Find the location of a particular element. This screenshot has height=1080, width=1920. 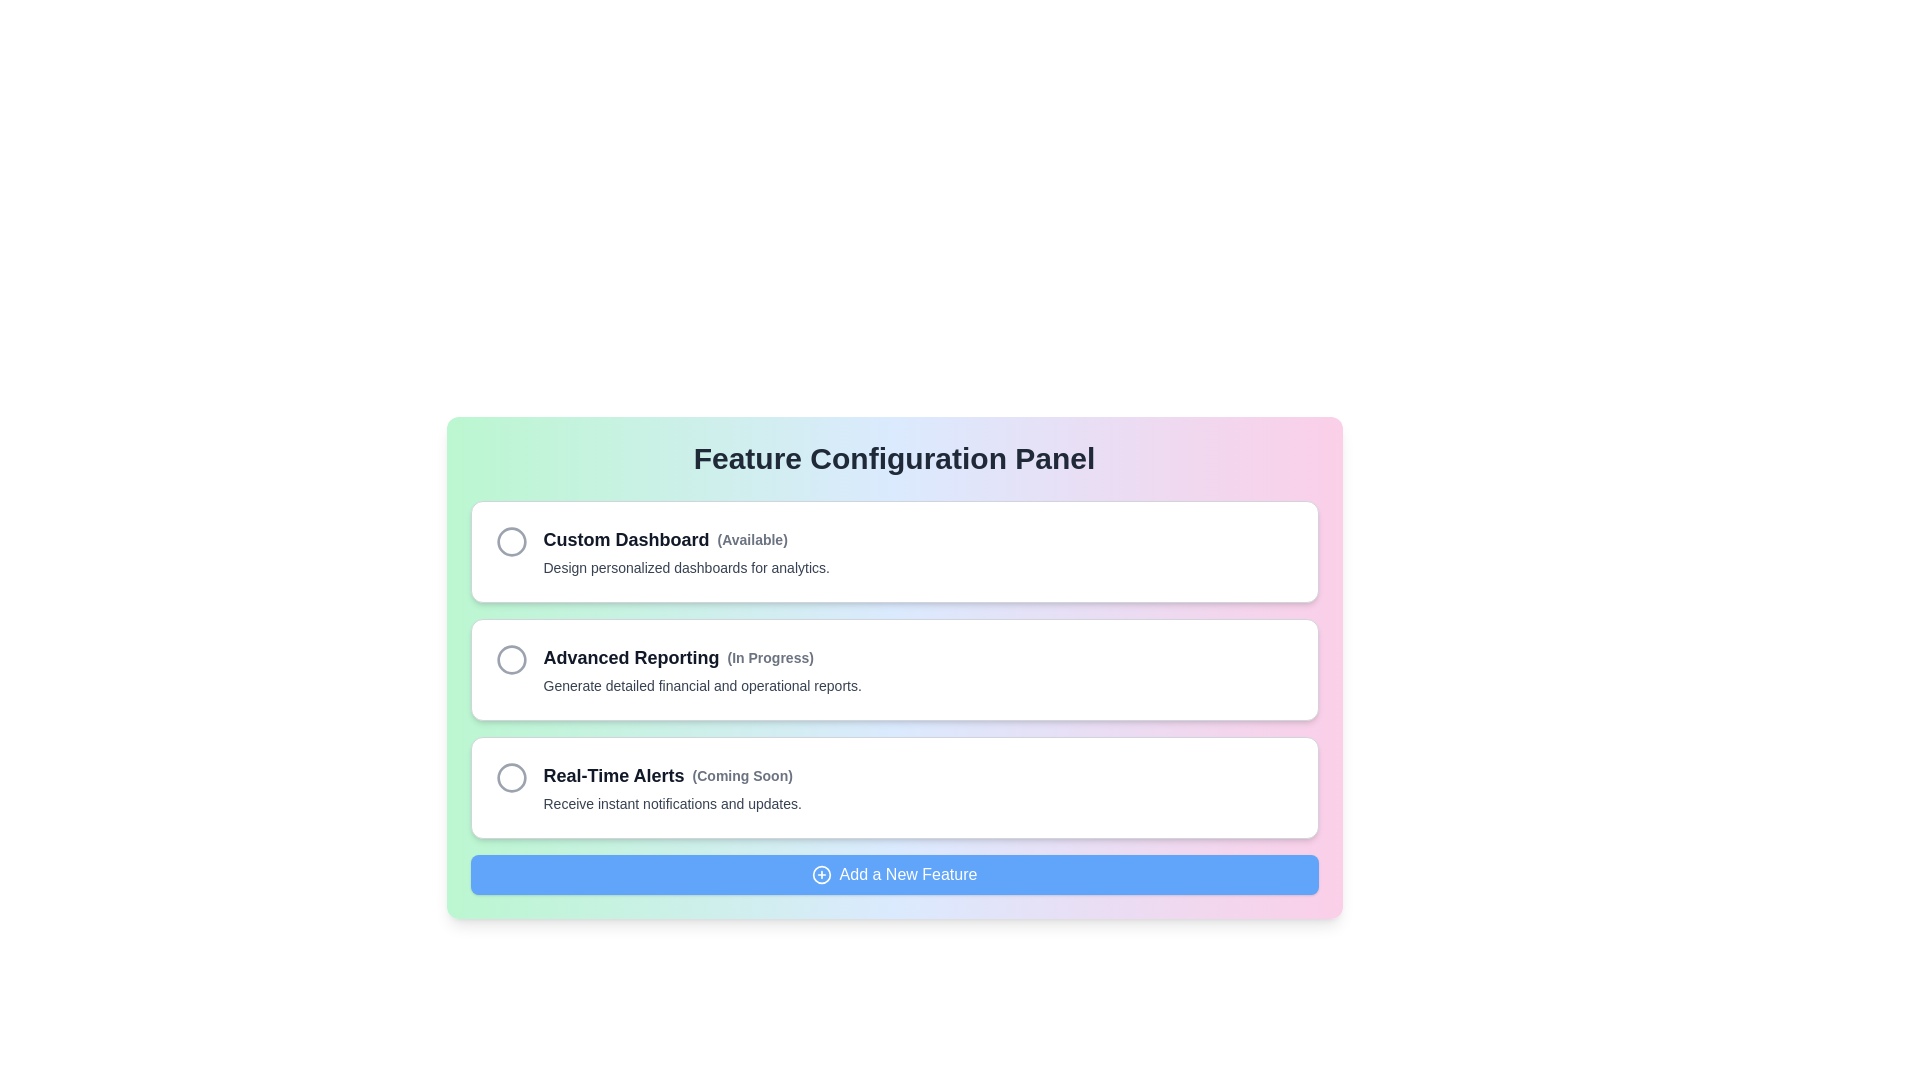

the 'Advanced Reporting' informational card, which indicates its availability as 'In Progress' and is the second card in a list of three stacked cards is located at coordinates (893, 670).